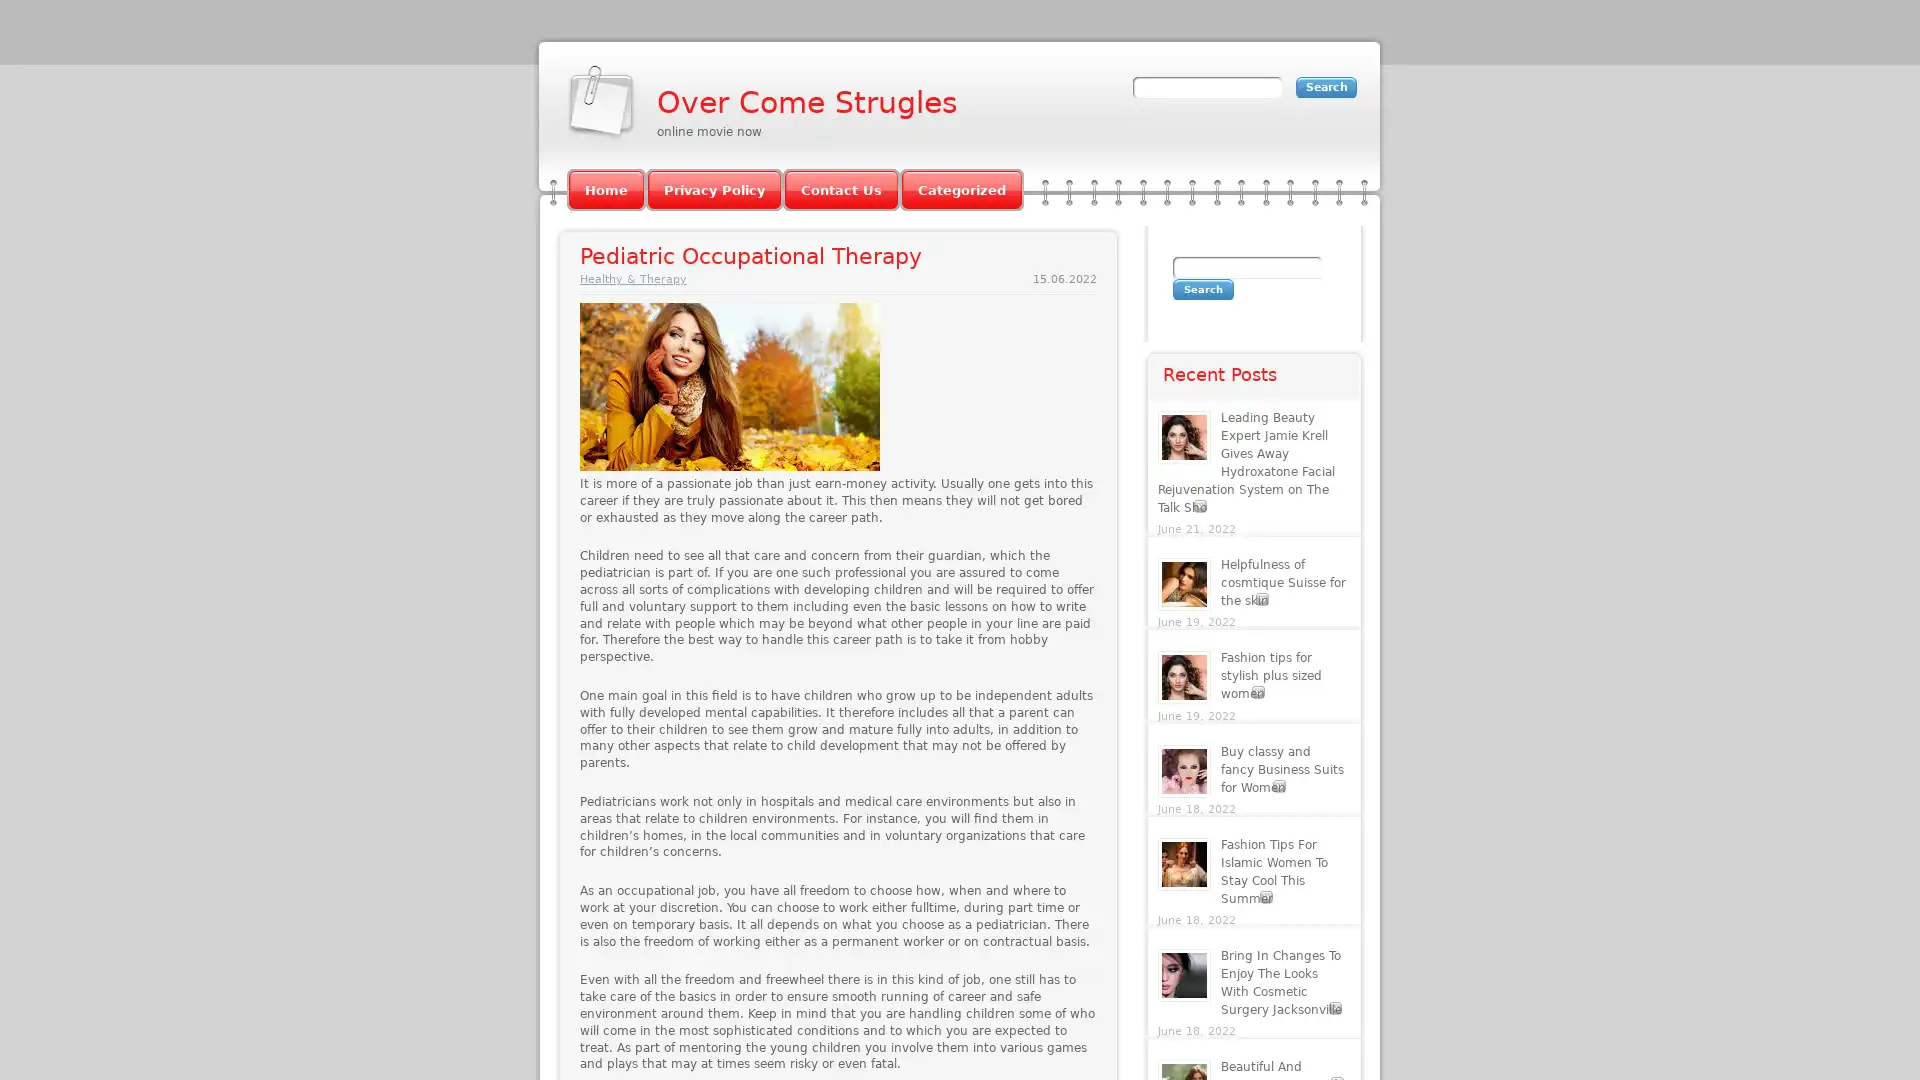  Describe the element at coordinates (1202, 289) in the screenshot. I see `Search` at that location.